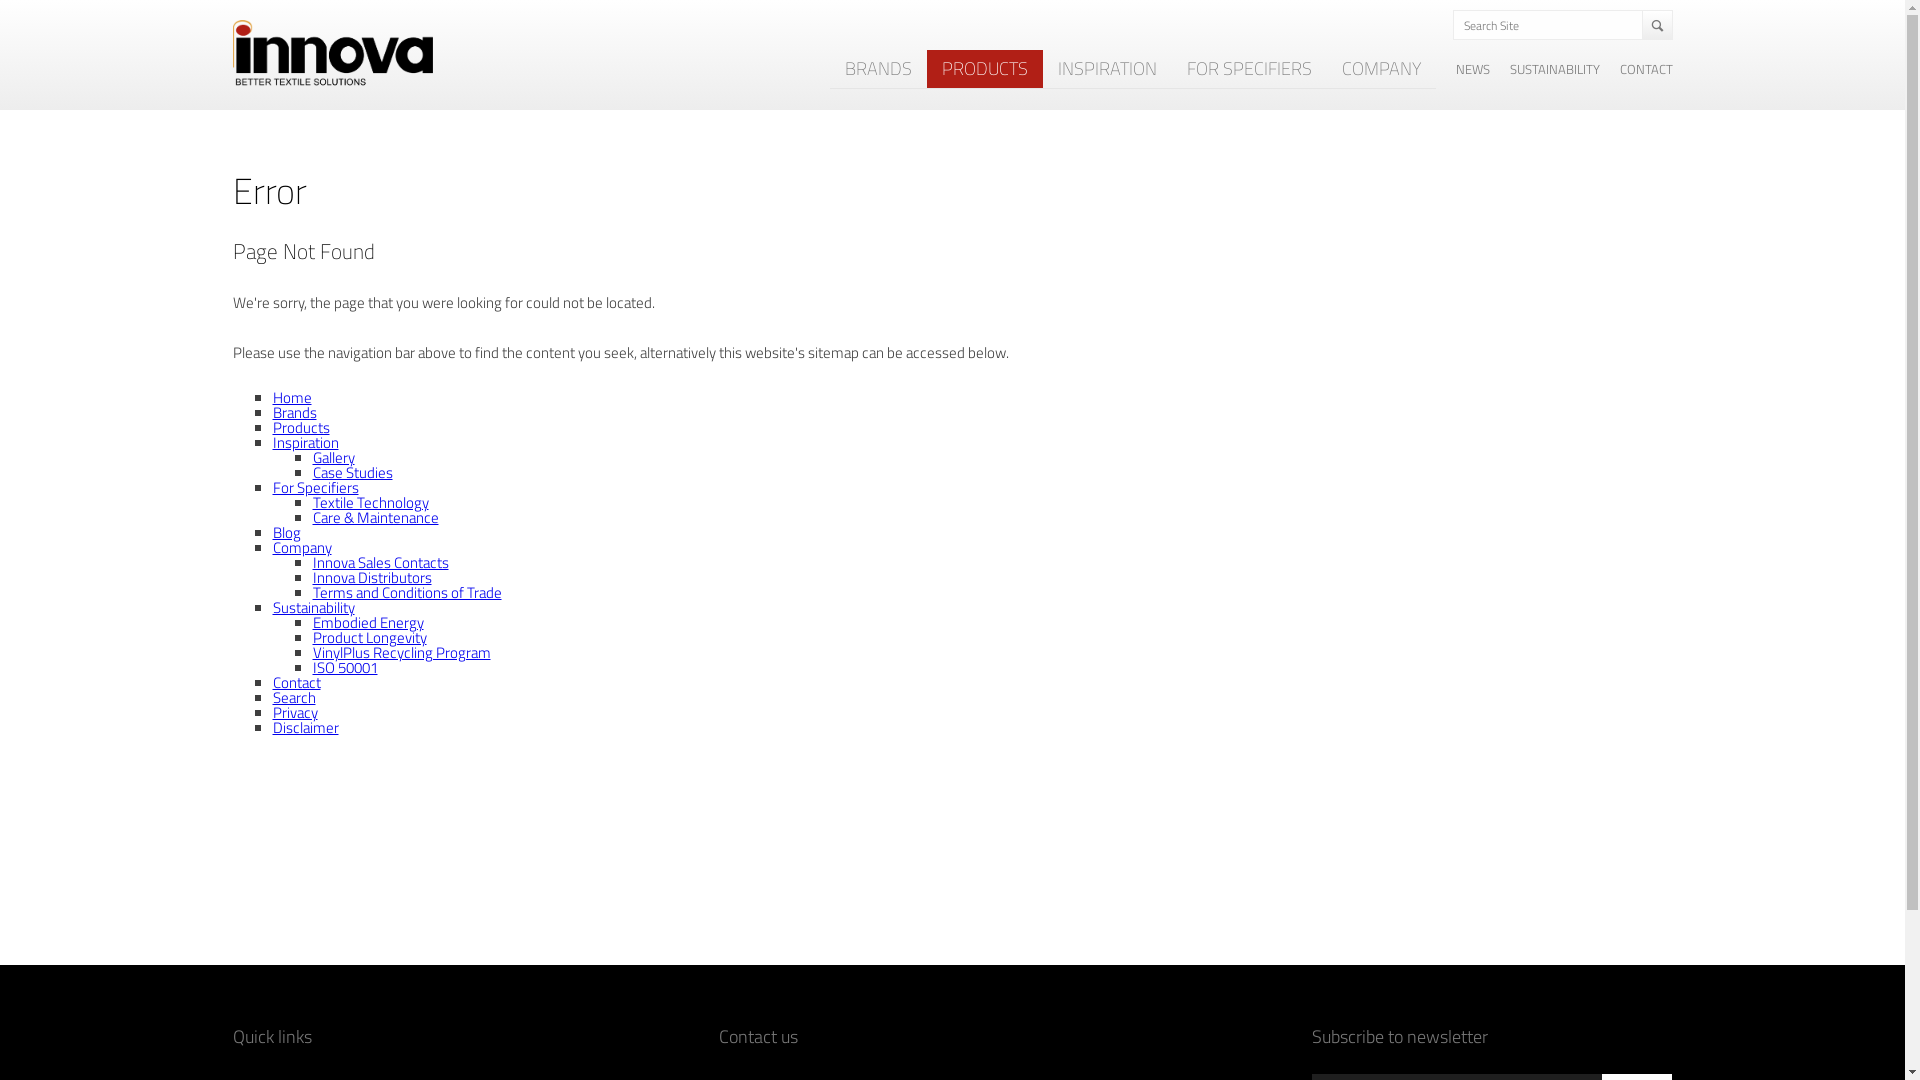  Describe the element at coordinates (292, 411) in the screenshot. I see `'Brands'` at that location.